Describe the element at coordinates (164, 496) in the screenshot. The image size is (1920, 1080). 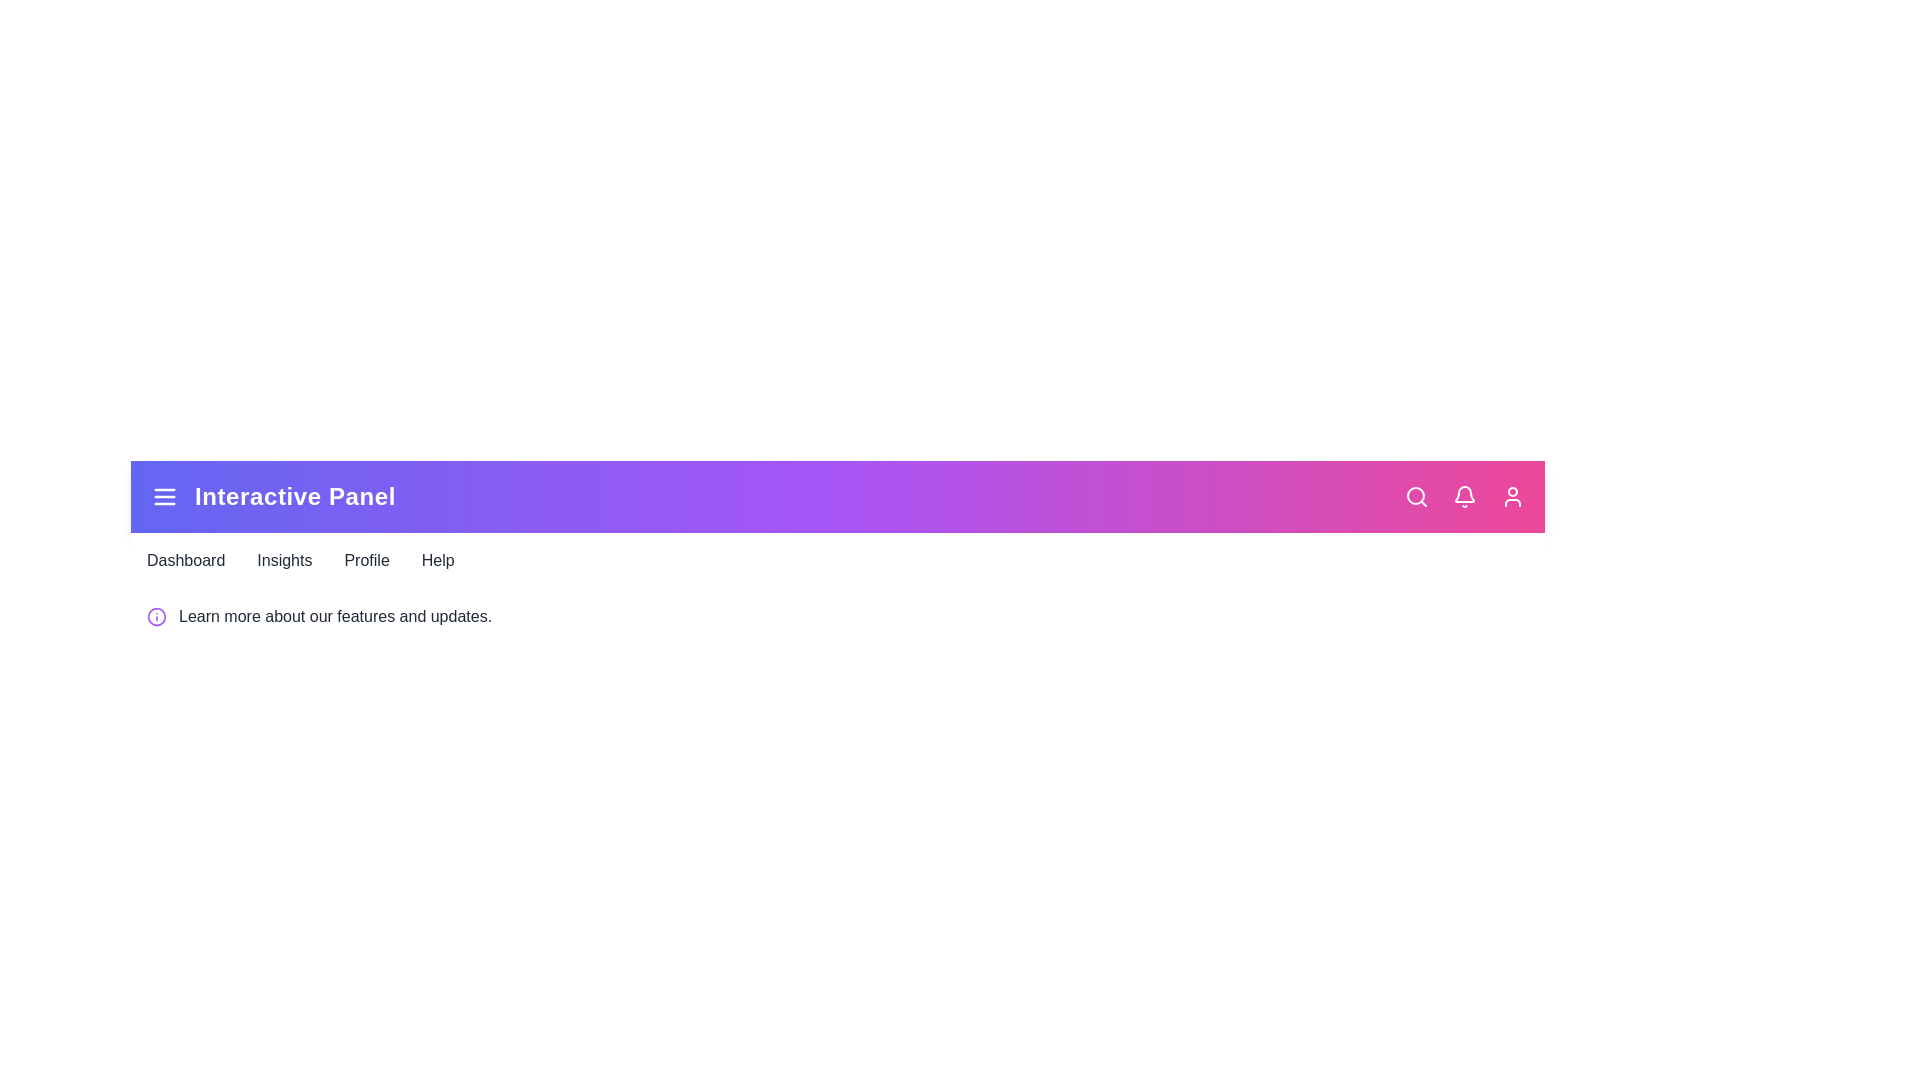
I see `the menu icon to toggle the menu visibility` at that location.